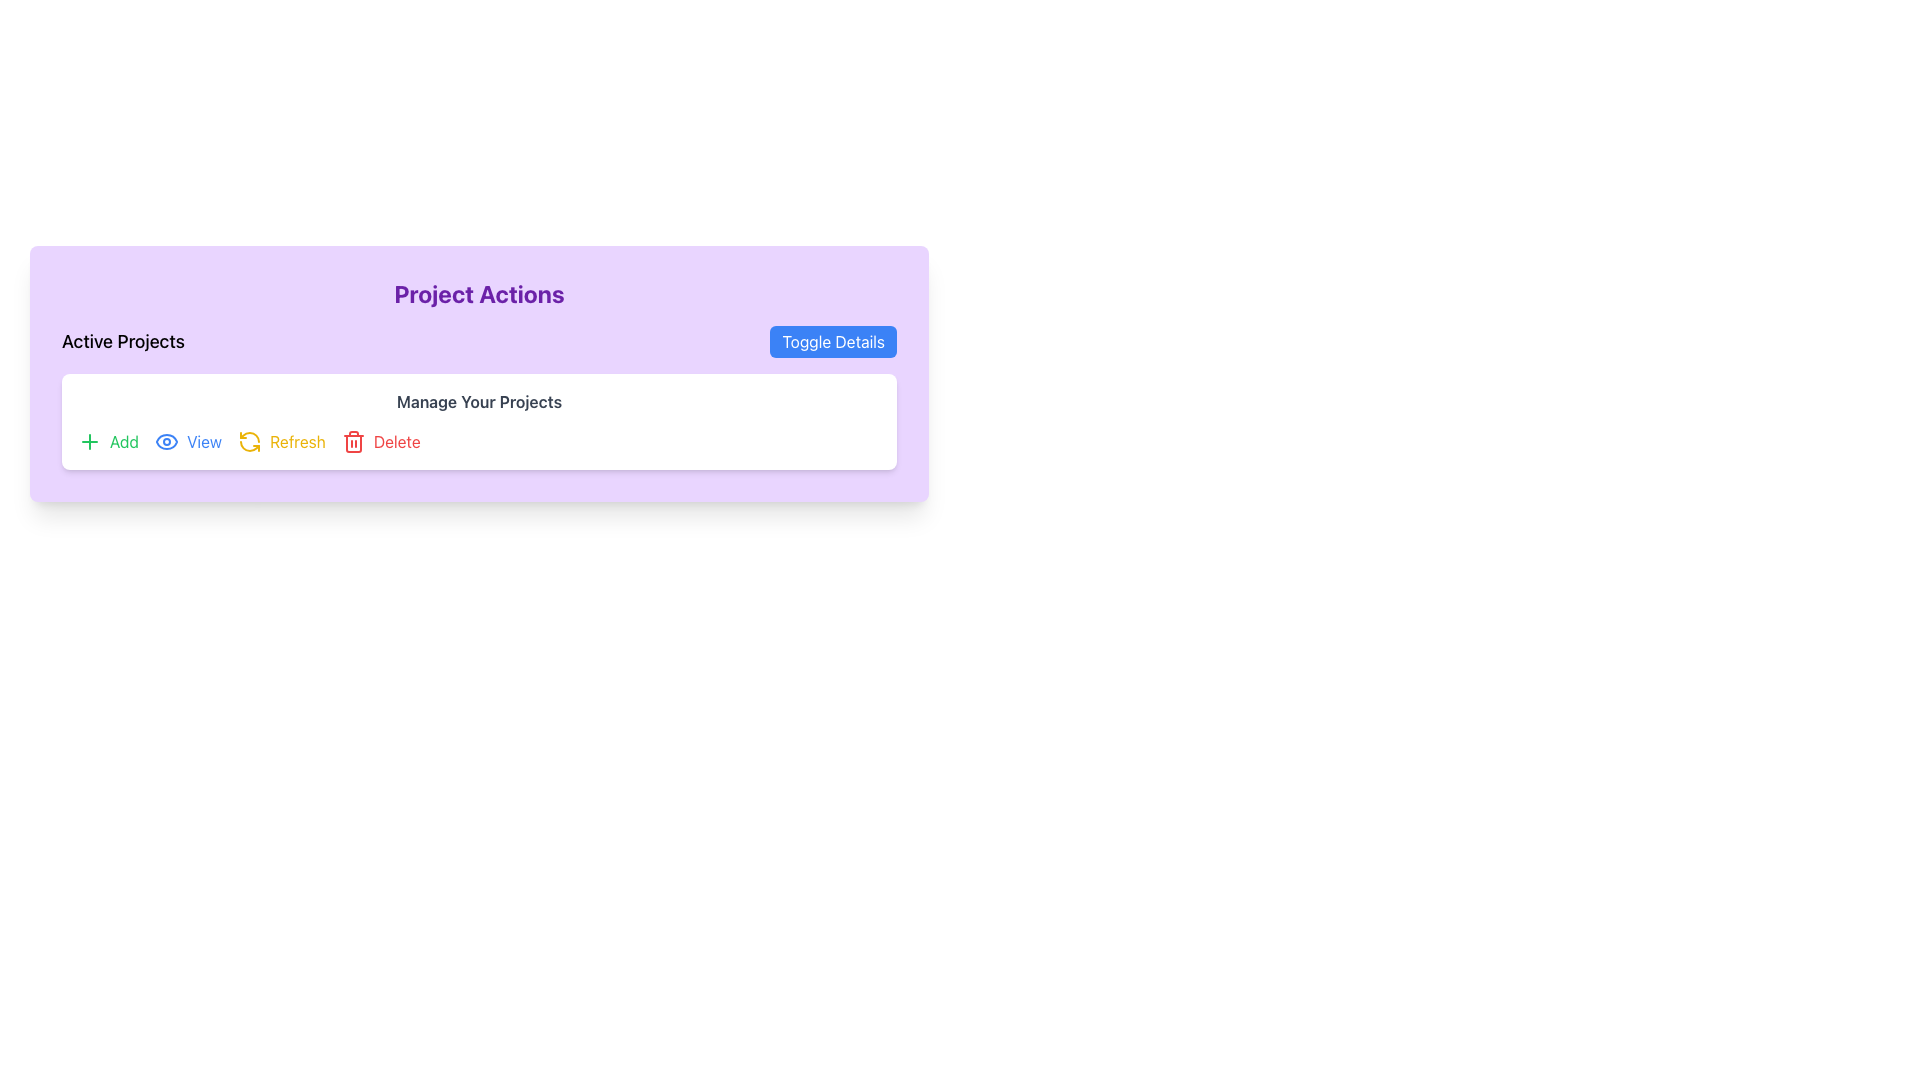 This screenshot has height=1080, width=1920. I want to click on the blue-colored eye icon representing the 'view' action, which is the leftmost sub-element within the 'View' button in the action bar under the 'Active Projects' heading, so click(167, 441).